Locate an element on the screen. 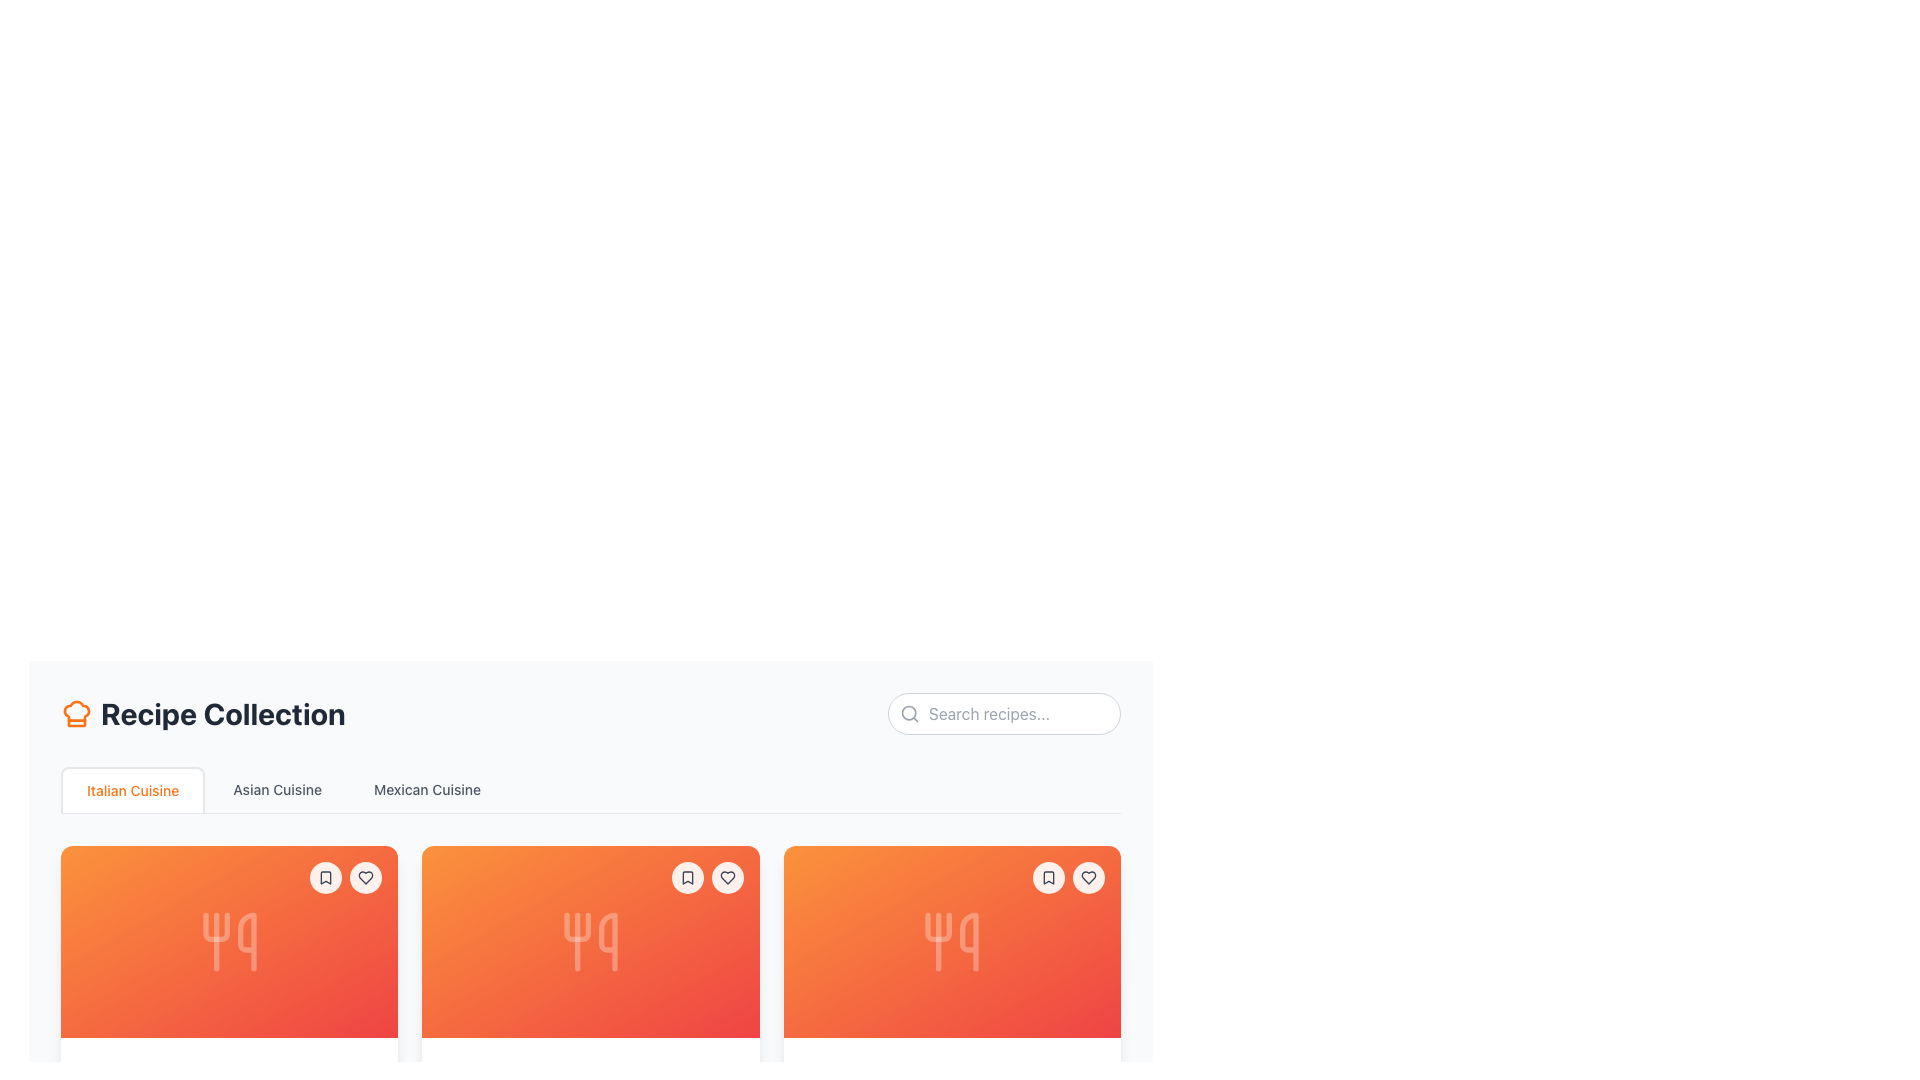  the Decorative header area of the 'Creamy Carbonara' recipe card, which is located in the middle column of a three-column grid layout under 'Italian Cuisine' in the 'Recipe Collection' section is located at coordinates (589, 941).